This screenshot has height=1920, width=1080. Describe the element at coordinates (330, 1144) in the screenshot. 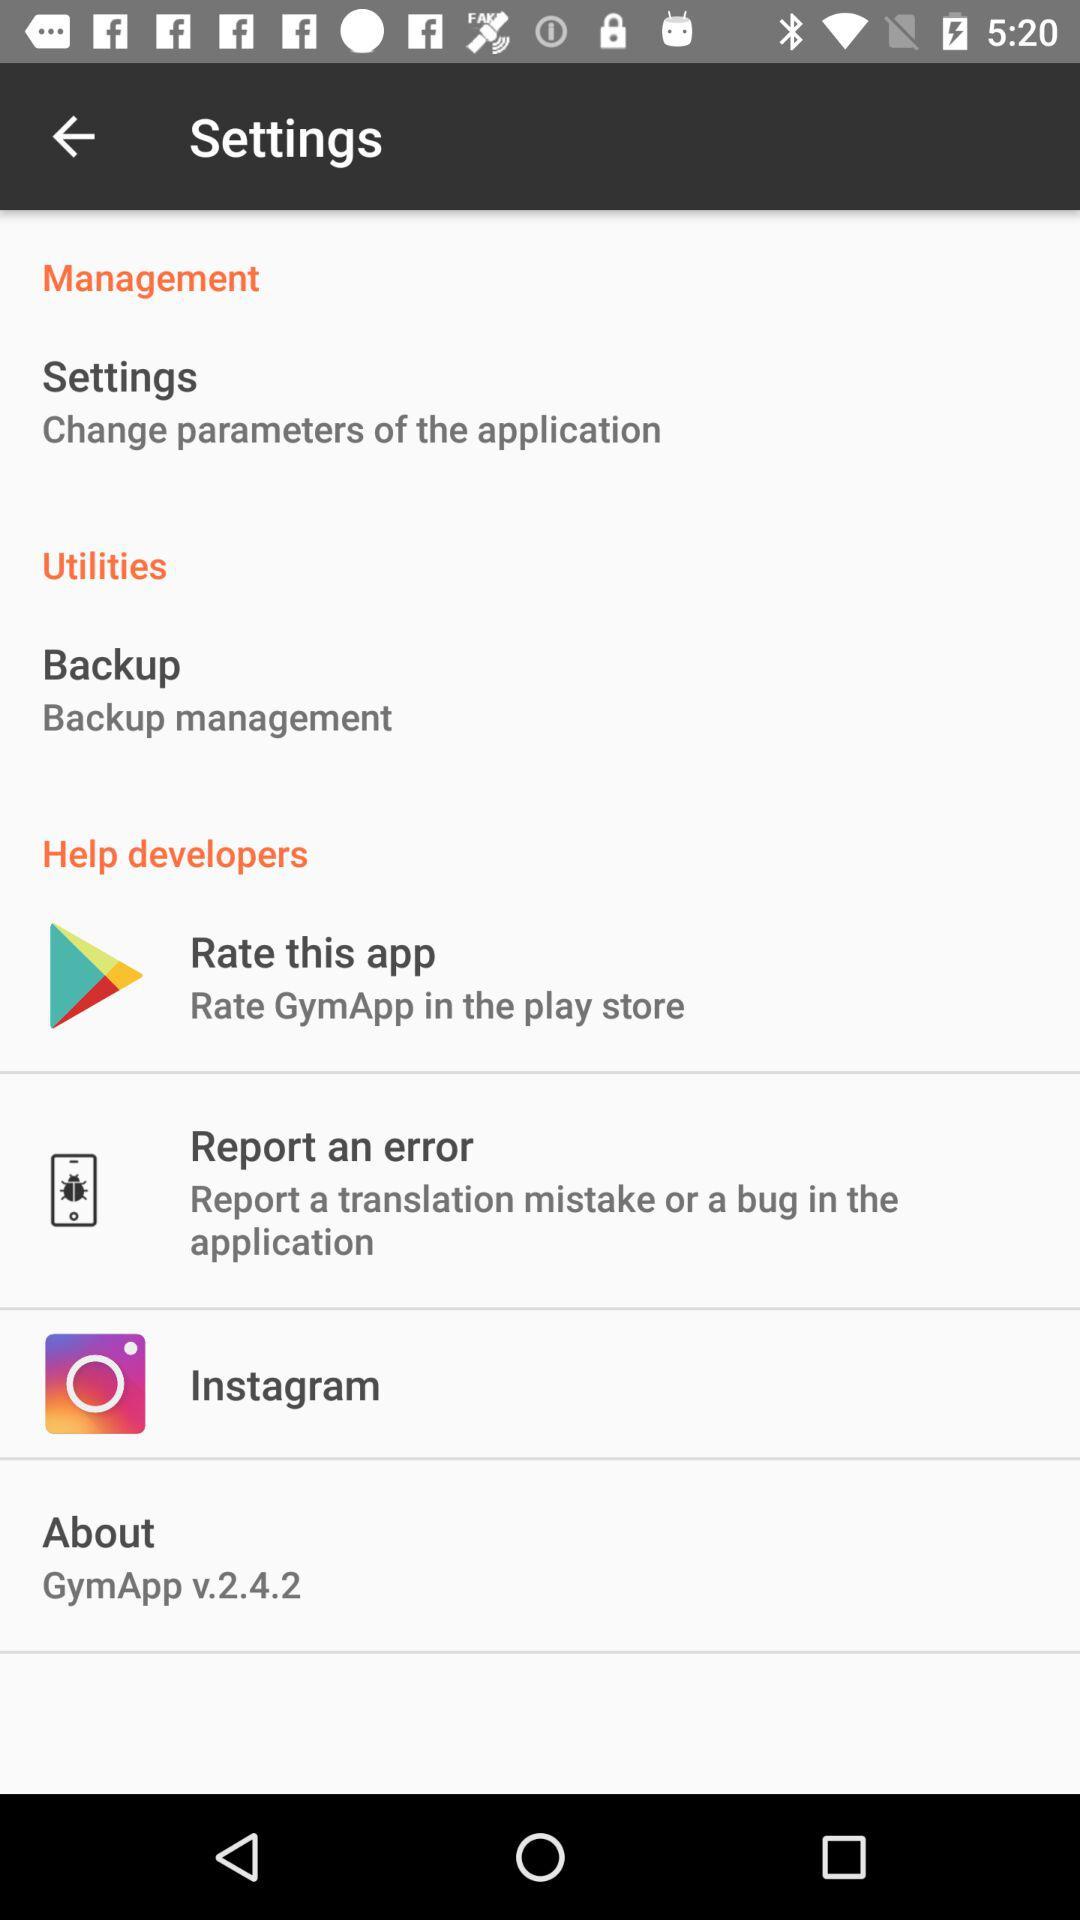

I see `icon below rate gymapp in item` at that location.